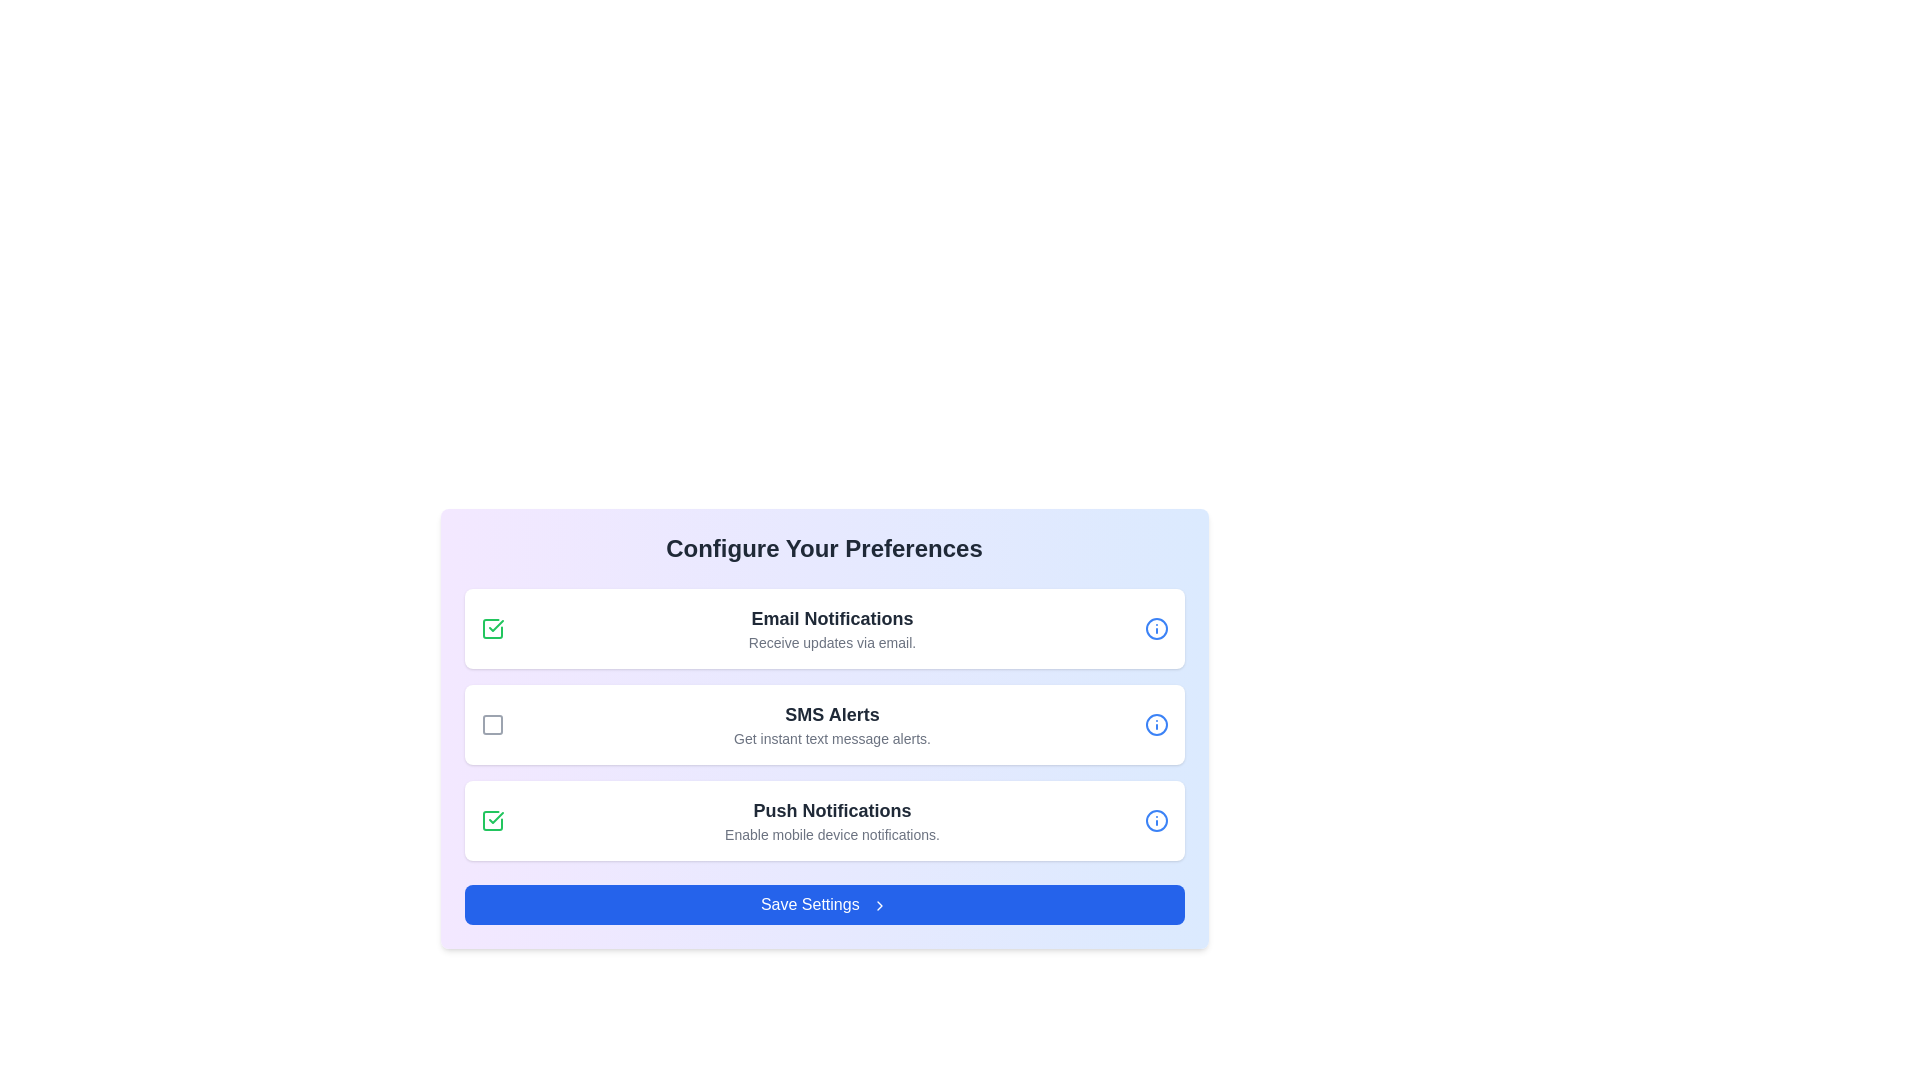  What do you see at coordinates (880, 905) in the screenshot?
I see `the chevron icon located to the right of the 'Save Settings' text on the button at the bottom of the interface` at bounding box center [880, 905].